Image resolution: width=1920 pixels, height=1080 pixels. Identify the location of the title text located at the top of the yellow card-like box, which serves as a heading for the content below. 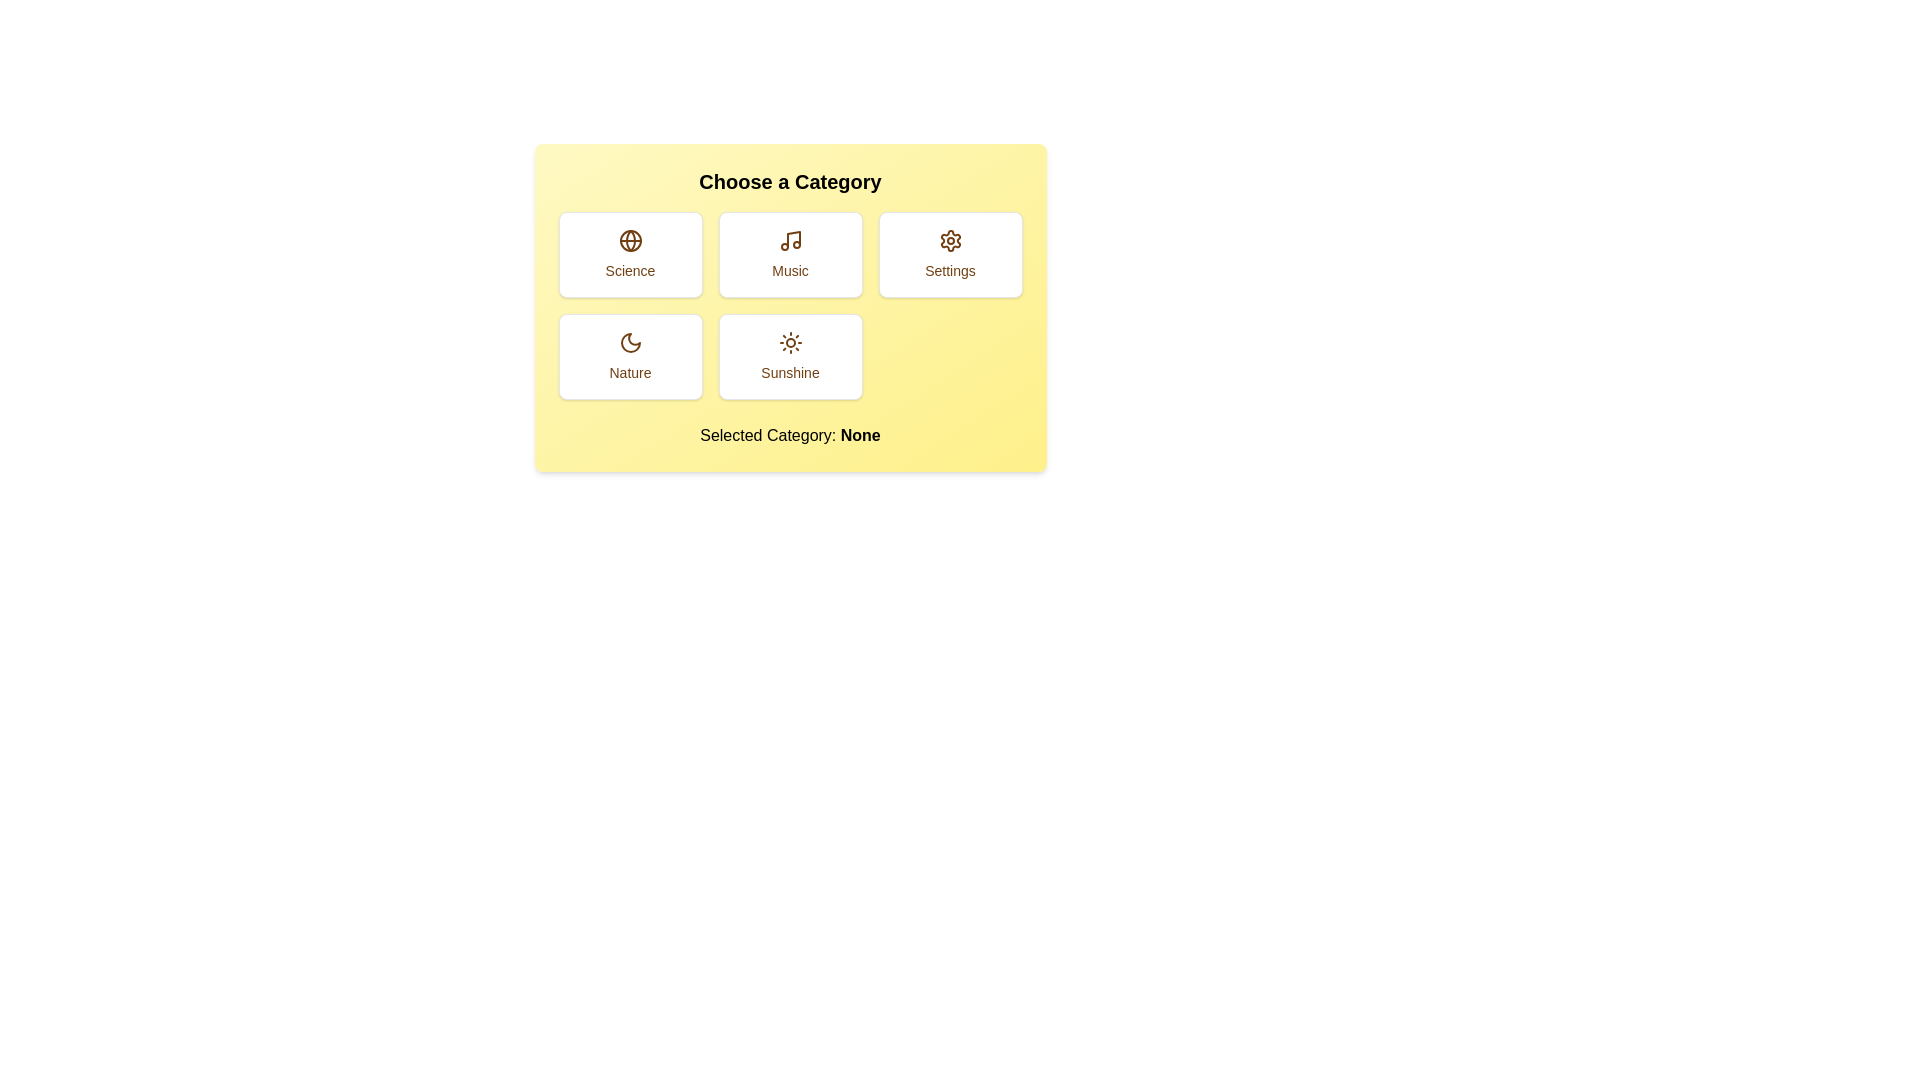
(789, 181).